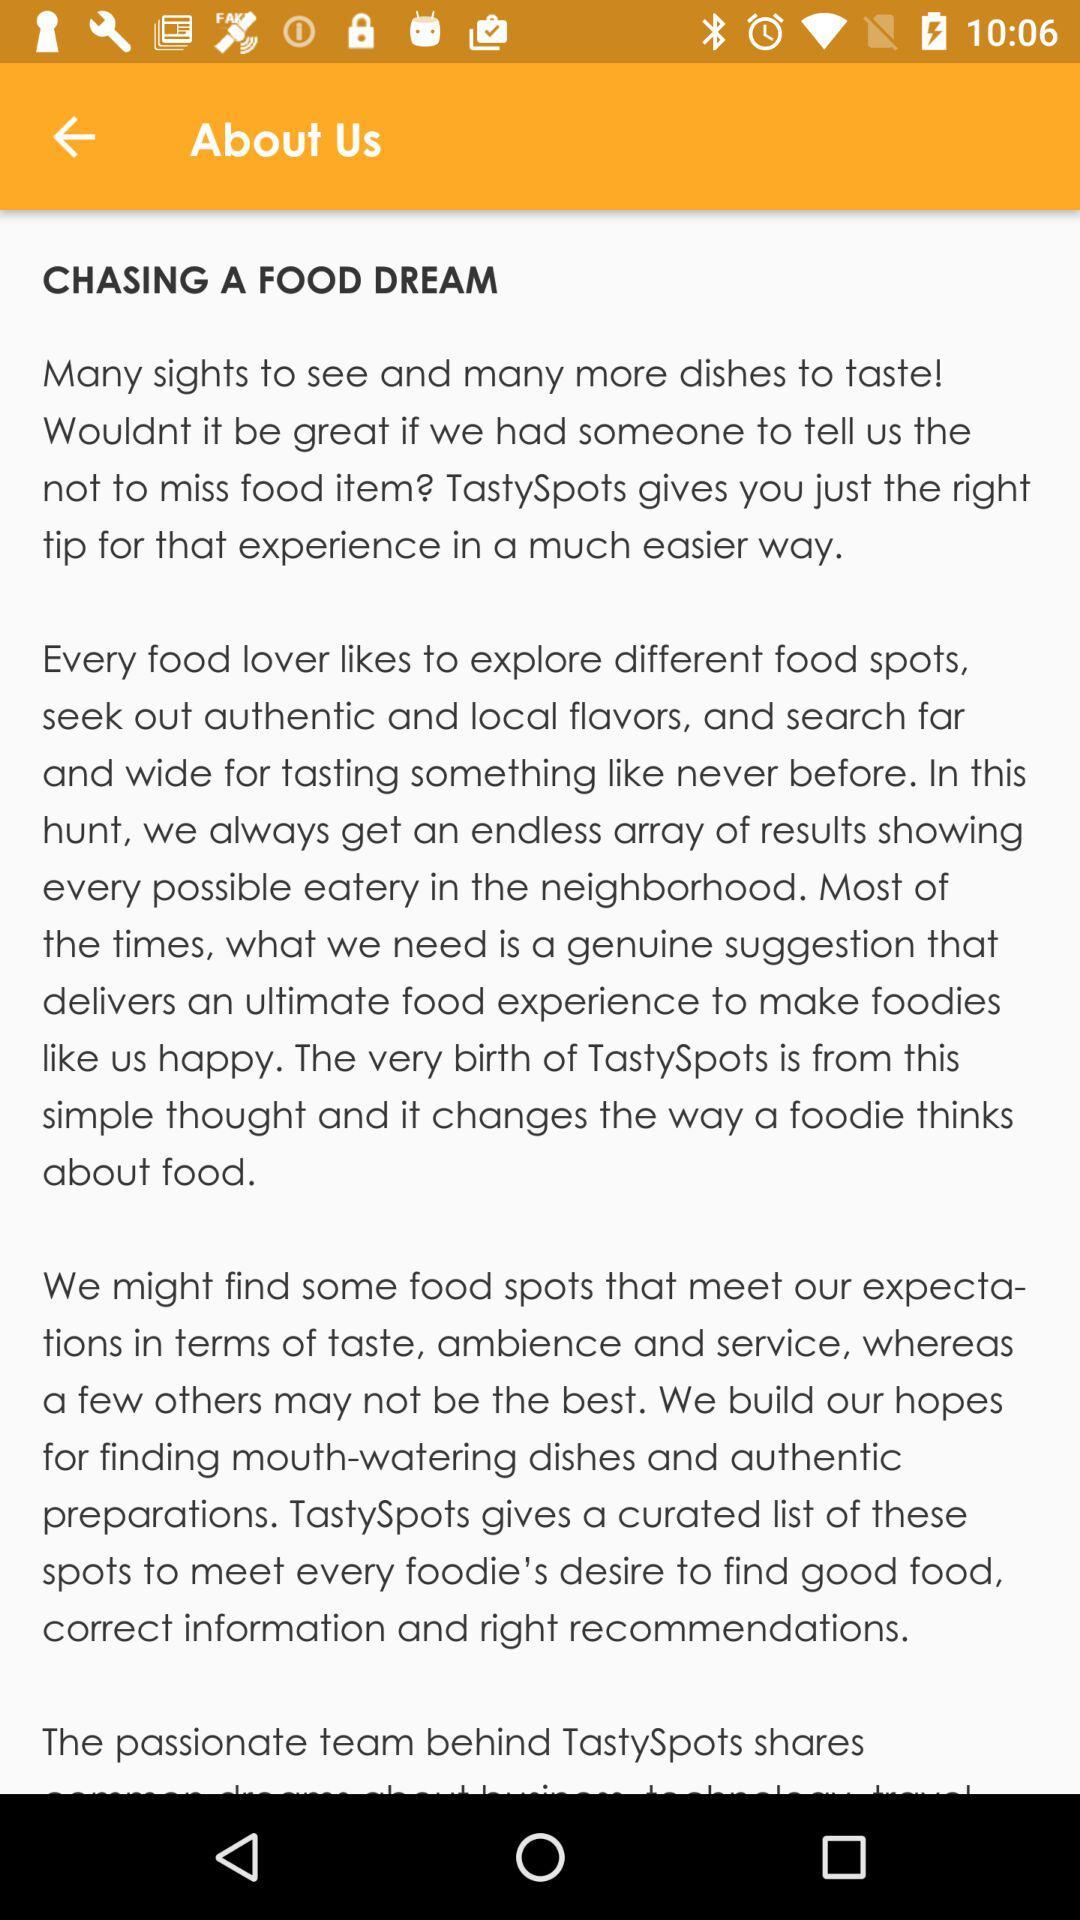 The height and width of the screenshot is (1920, 1080). I want to click on item to the left of about us icon, so click(72, 135).